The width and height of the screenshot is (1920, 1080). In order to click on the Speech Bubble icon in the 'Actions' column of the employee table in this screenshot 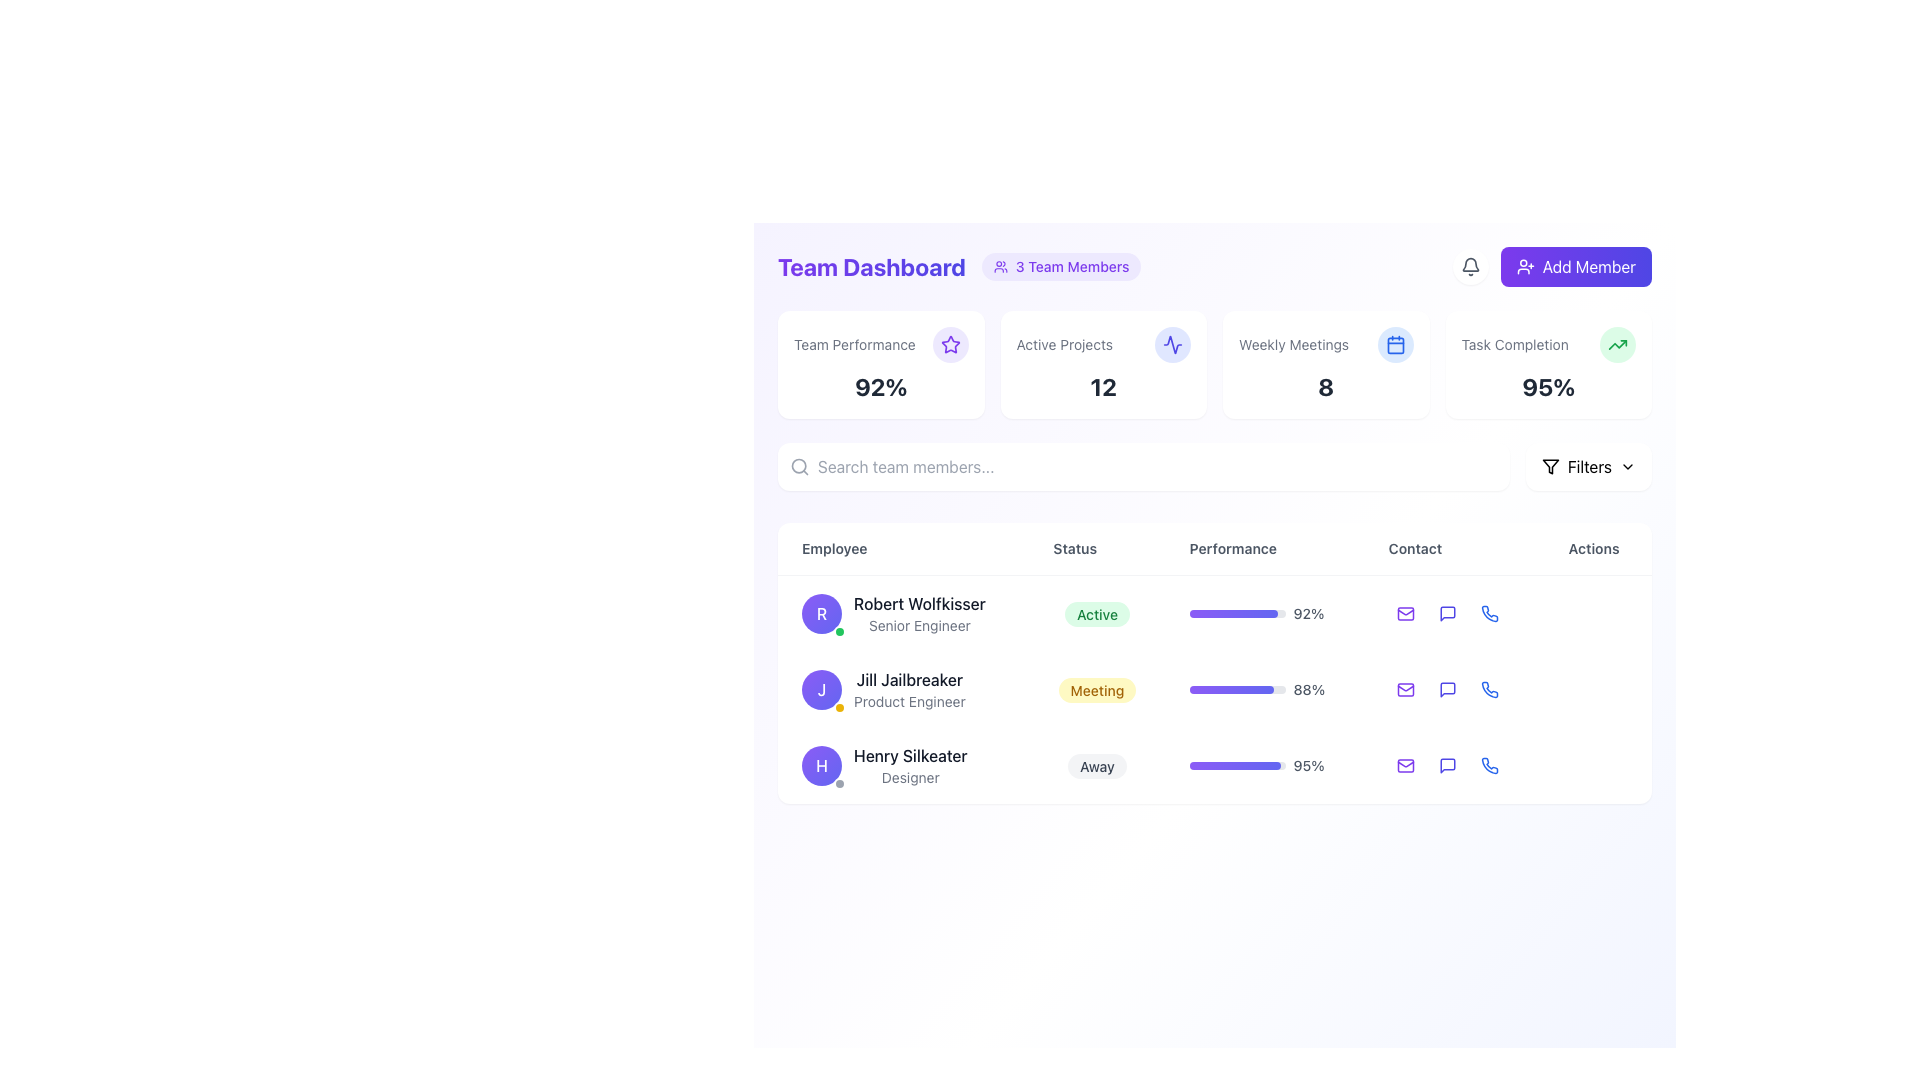, I will do `click(1447, 612)`.